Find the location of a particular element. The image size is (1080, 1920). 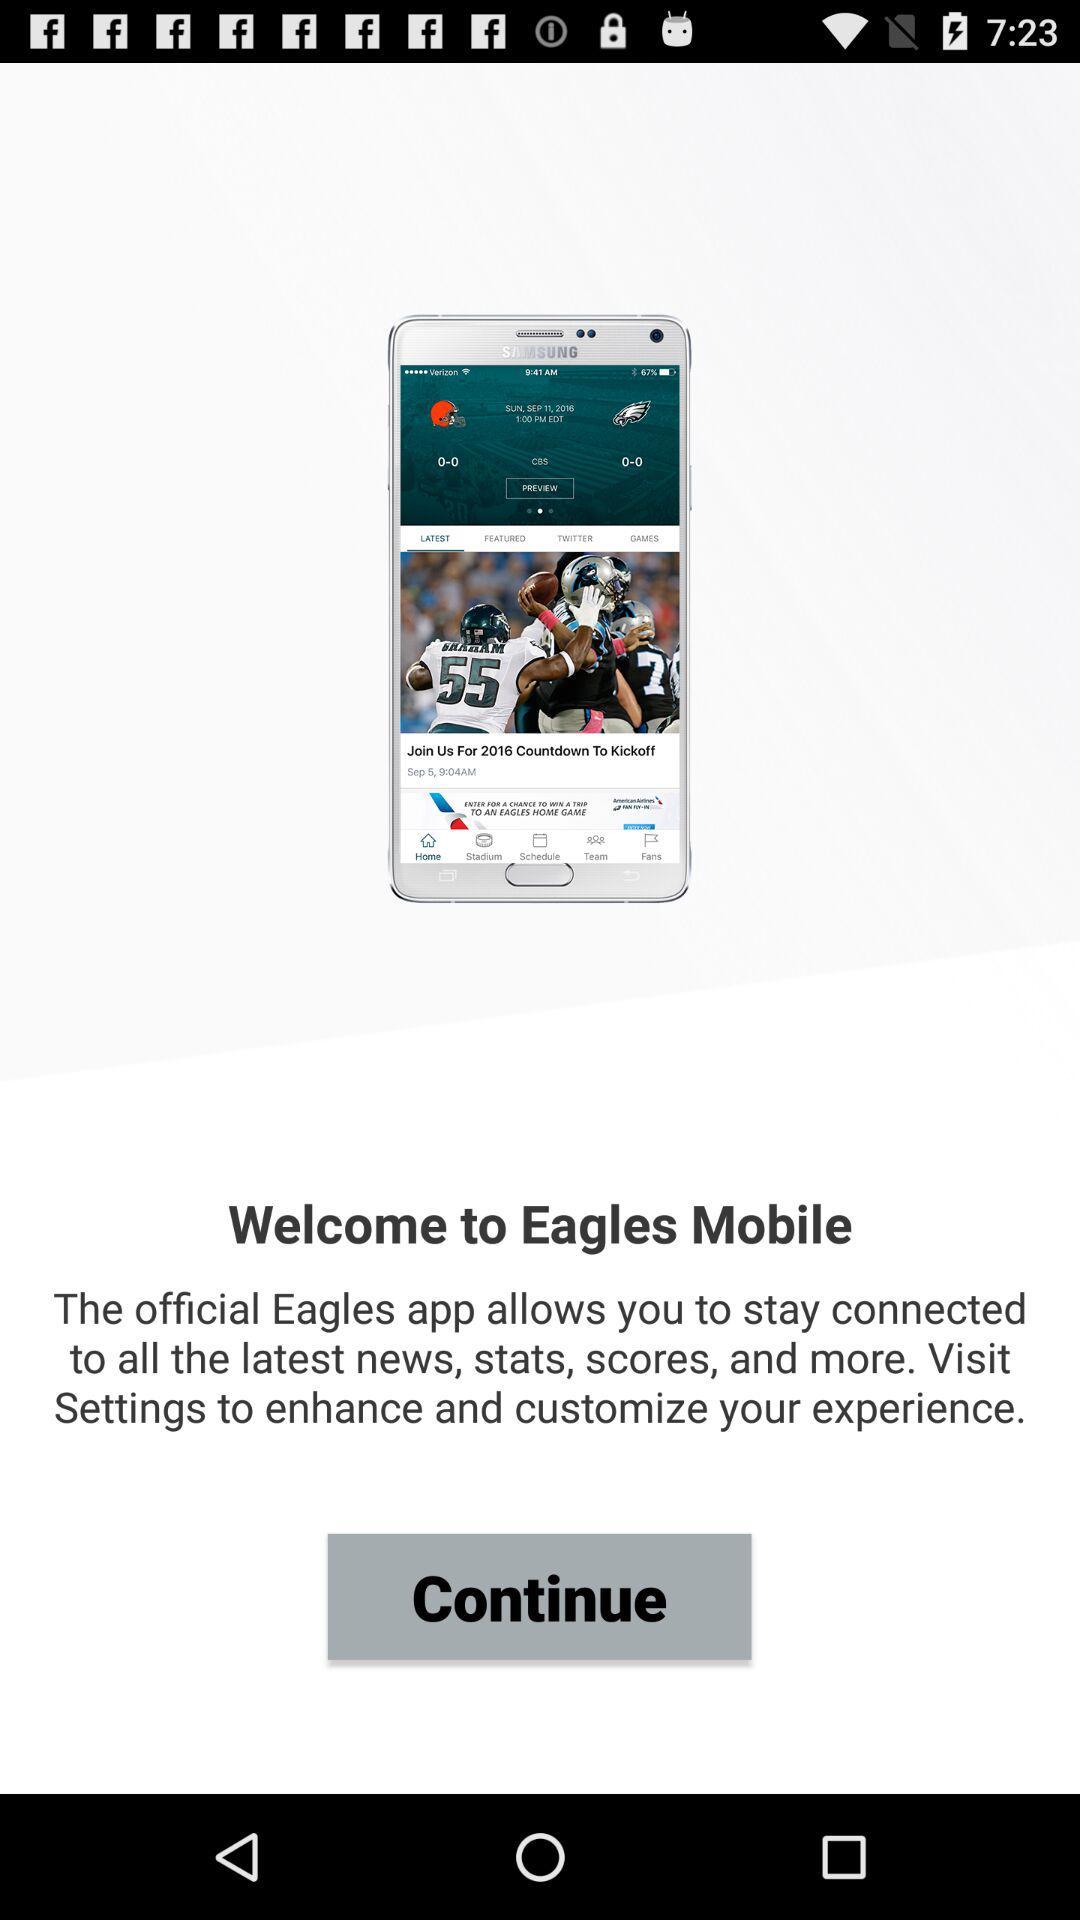

continue item is located at coordinates (538, 1595).